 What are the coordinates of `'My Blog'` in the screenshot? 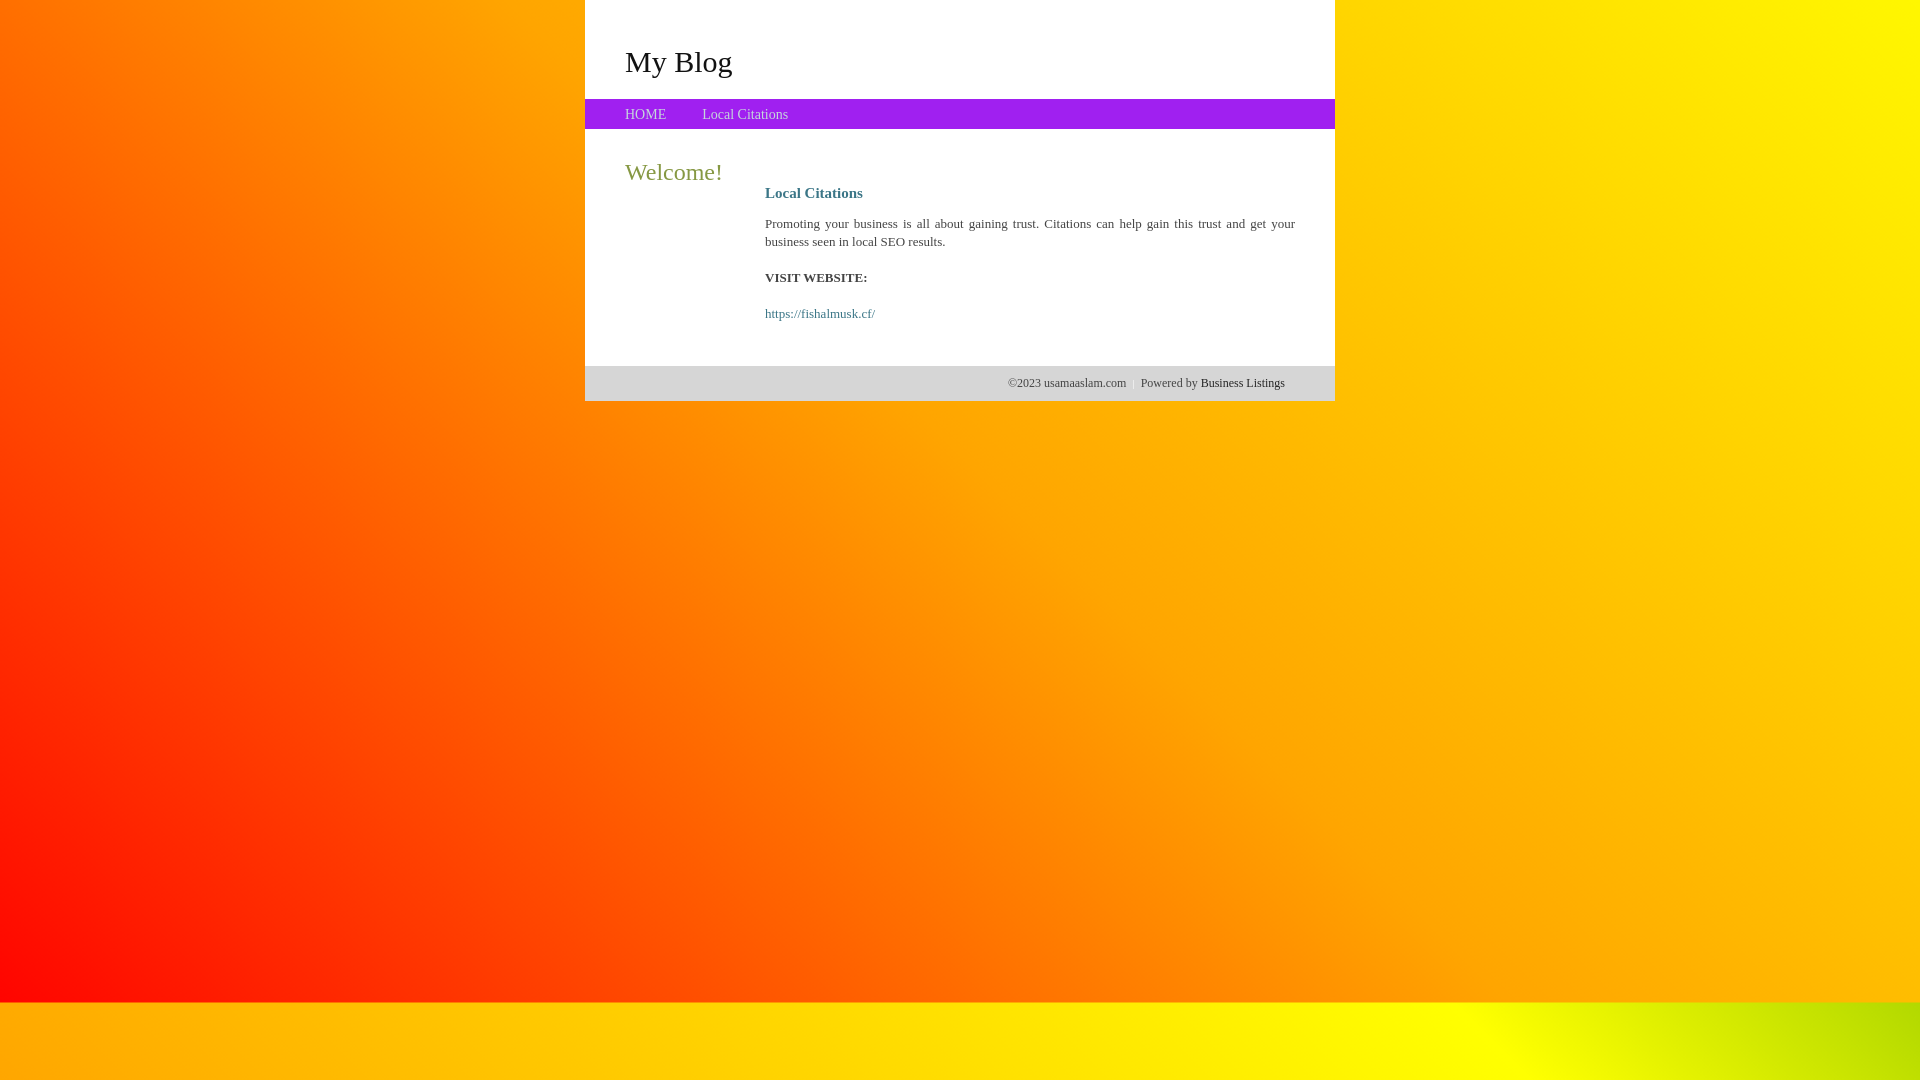 It's located at (678, 60).